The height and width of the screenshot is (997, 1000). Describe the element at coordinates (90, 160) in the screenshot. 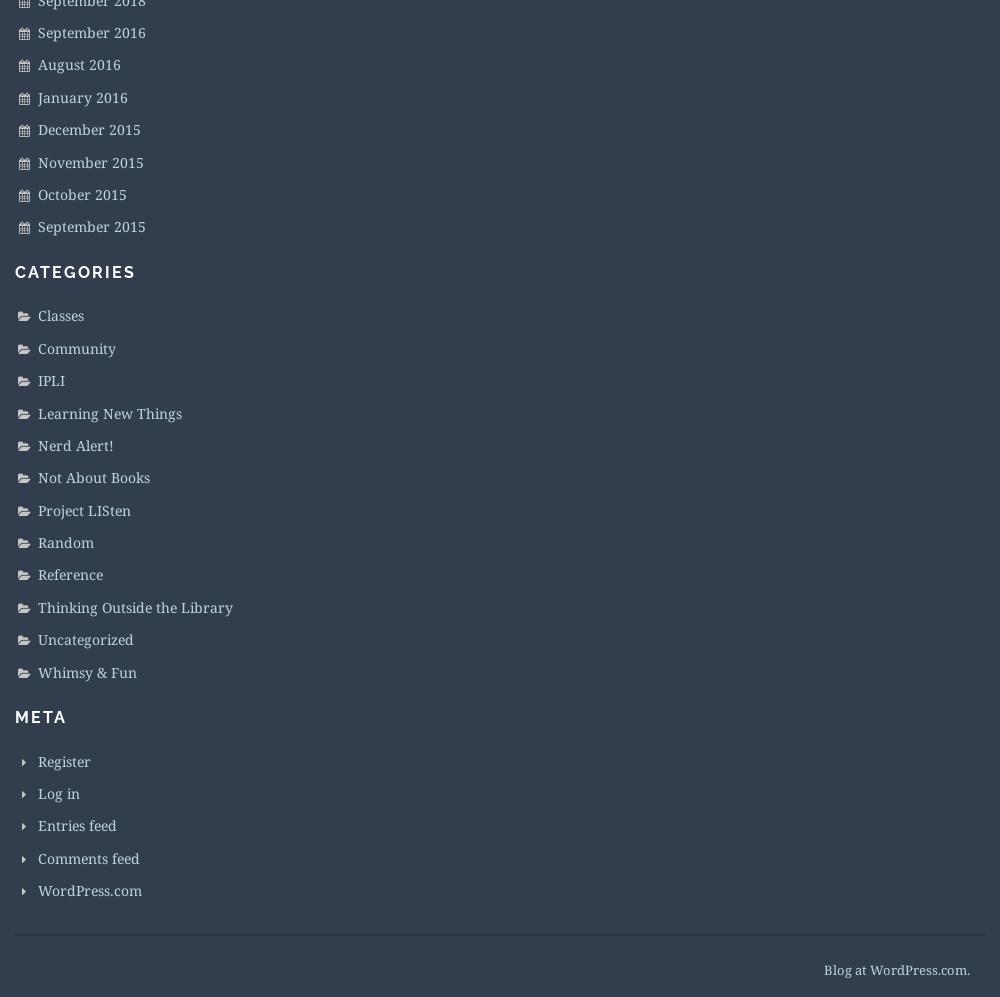

I see `'November 2015'` at that location.